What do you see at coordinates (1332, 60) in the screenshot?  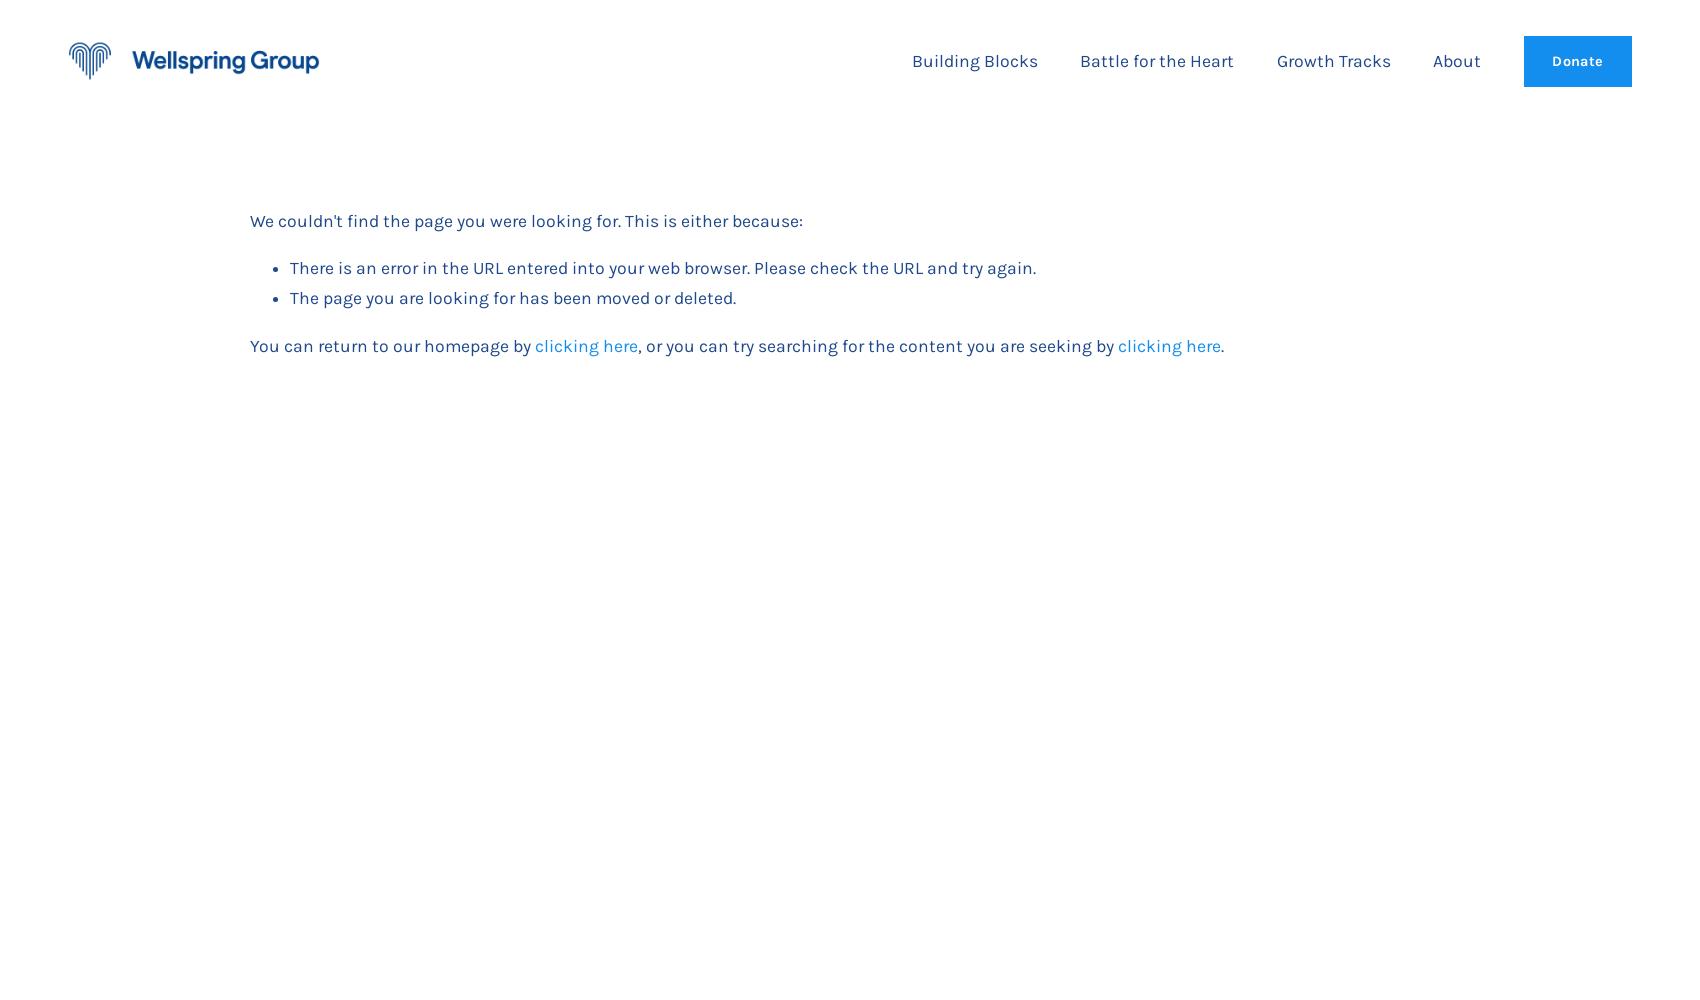 I see `'Growth Tracks'` at bounding box center [1332, 60].